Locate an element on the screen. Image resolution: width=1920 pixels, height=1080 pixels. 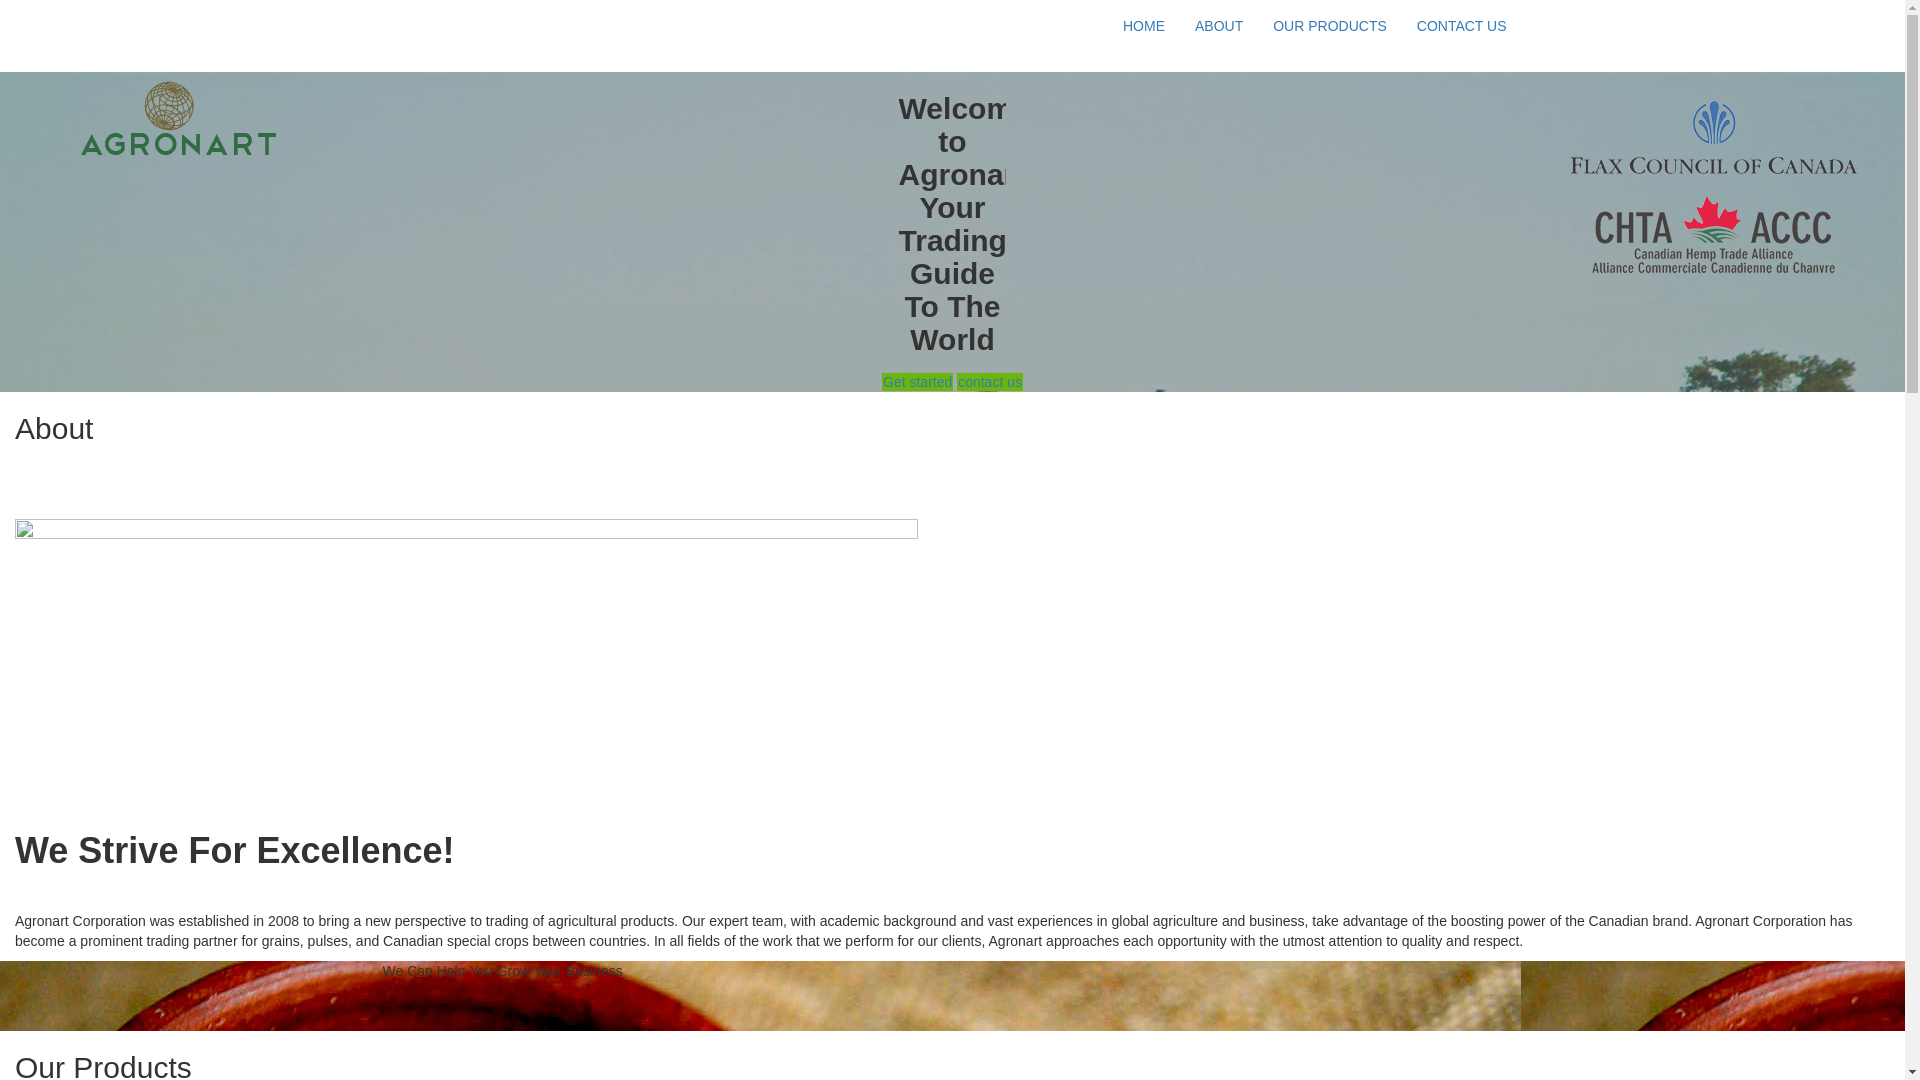
'ABOUT' is located at coordinates (1218, 26).